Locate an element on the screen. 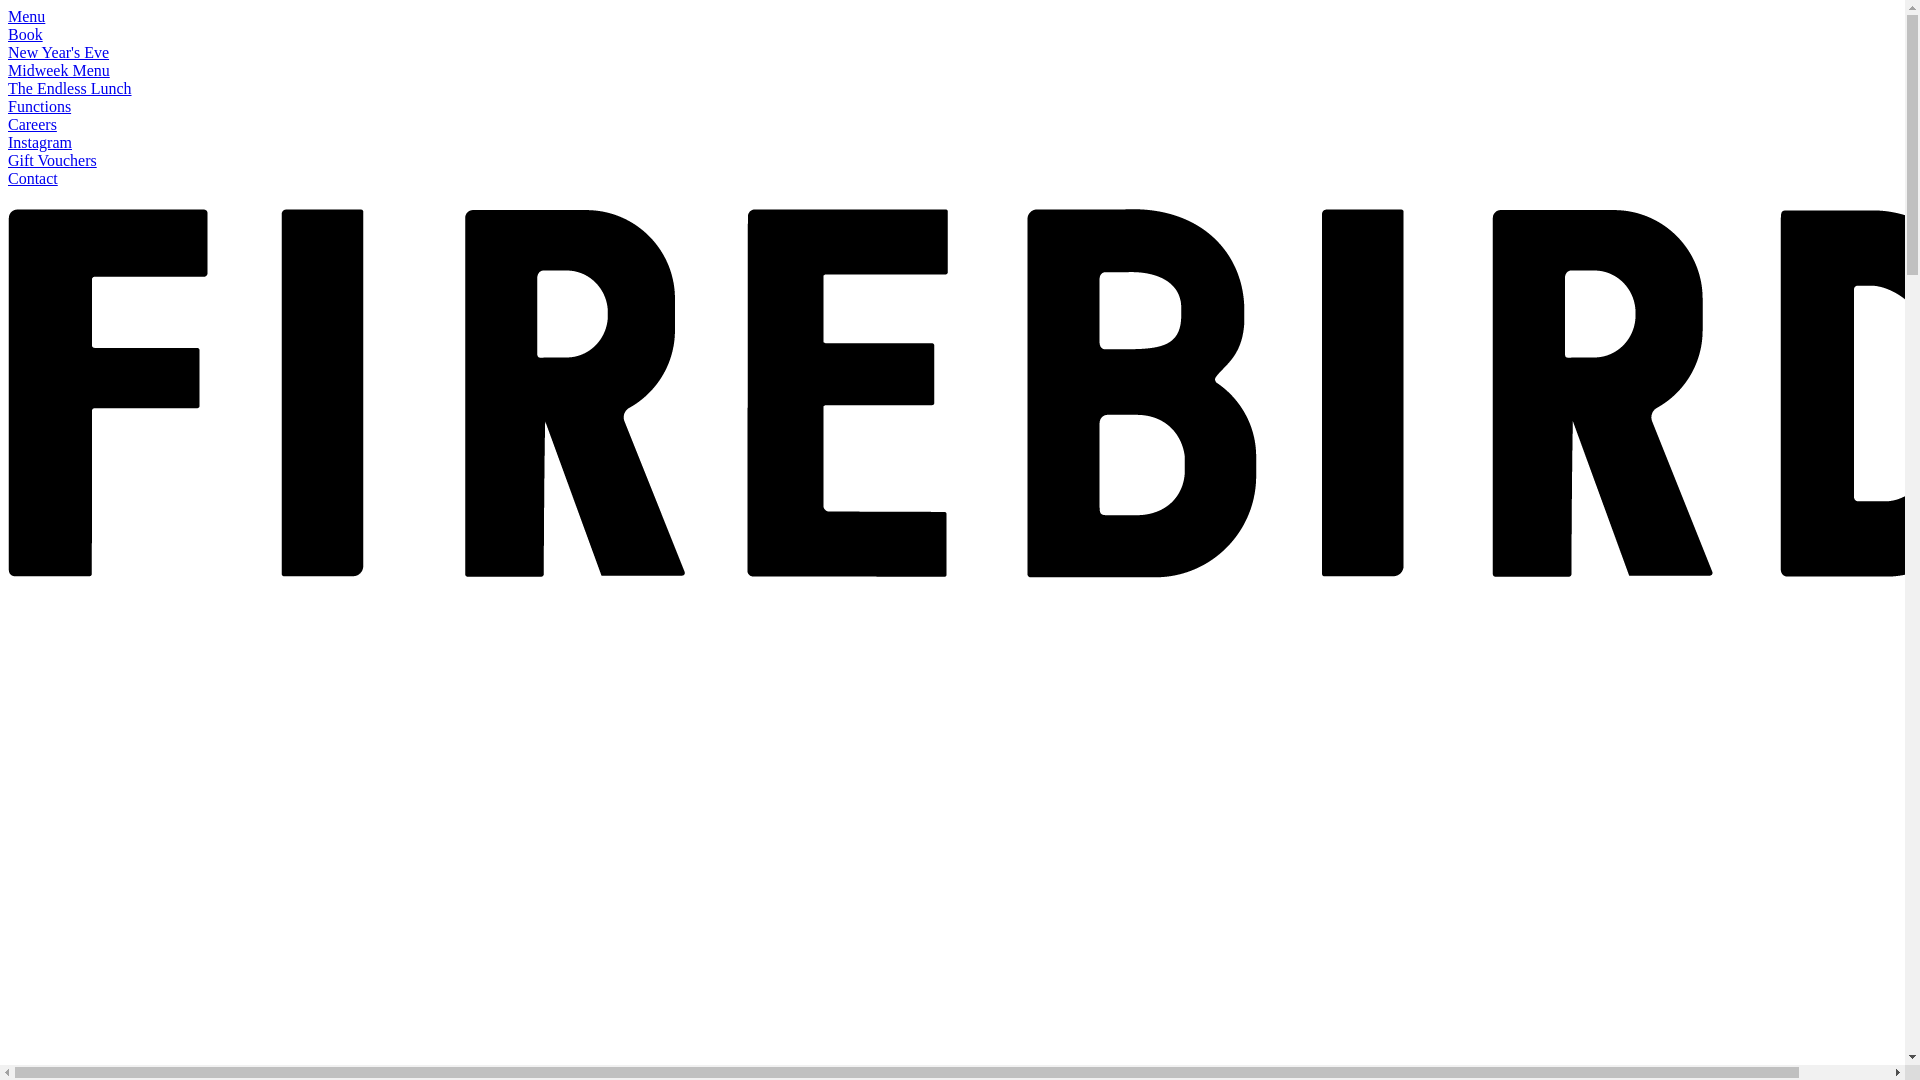 This screenshot has height=1080, width=1920. 'Gift Vouchers' is located at coordinates (52, 159).